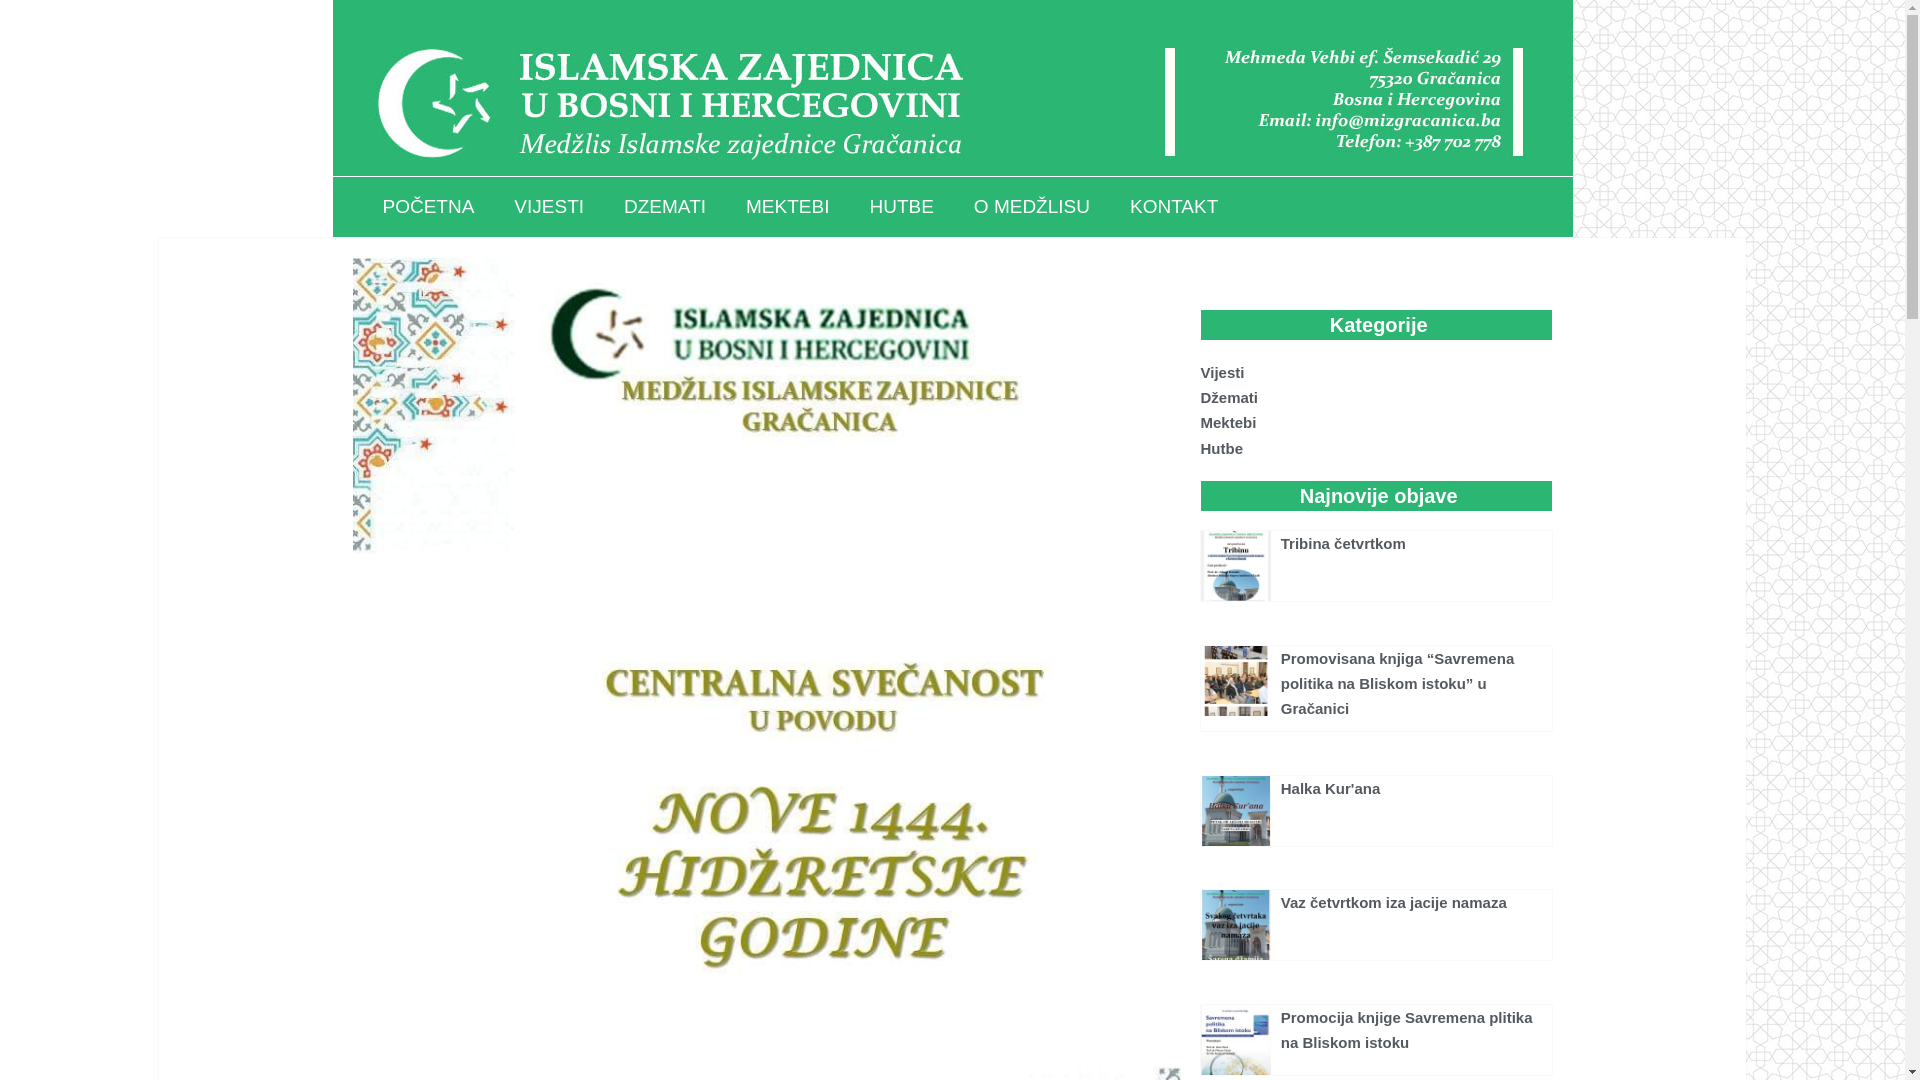 Image resolution: width=1920 pixels, height=1080 pixels. Describe the element at coordinates (548, 207) in the screenshot. I see `'VIJESTI'` at that location.